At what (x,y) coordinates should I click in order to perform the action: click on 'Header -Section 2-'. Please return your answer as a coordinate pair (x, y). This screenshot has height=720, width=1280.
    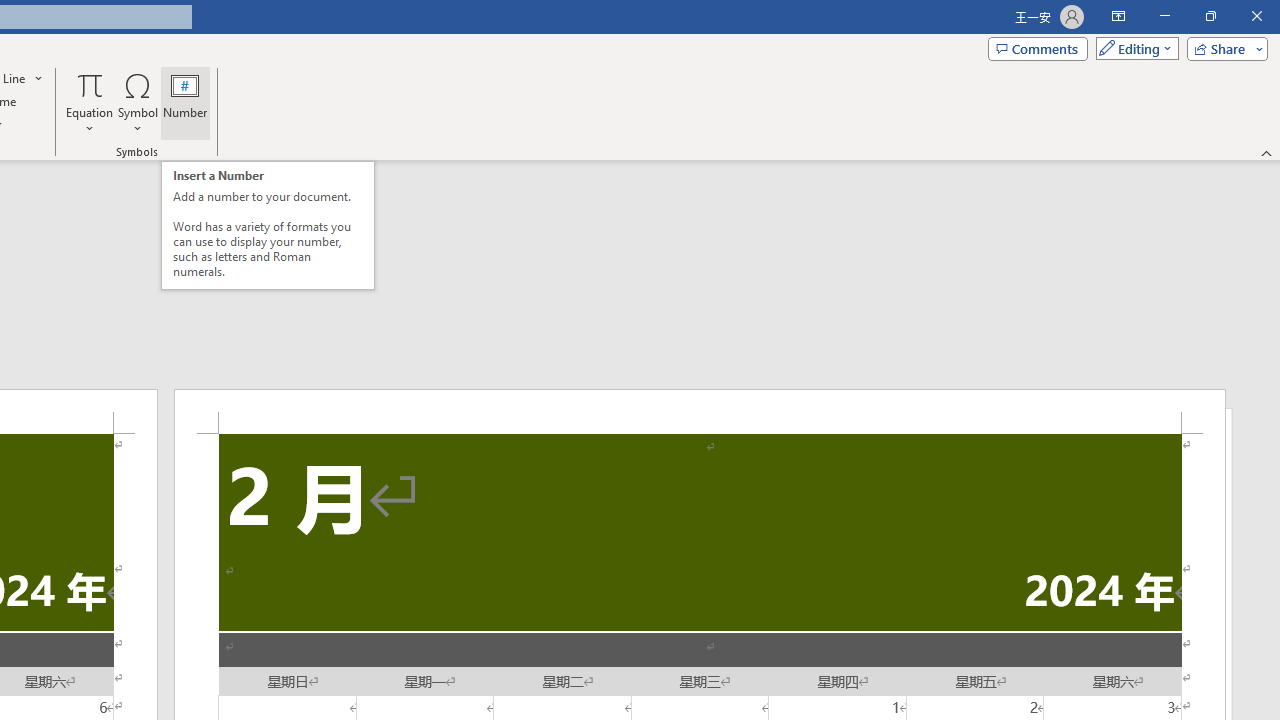
    Looking at the image, I should click on (700, 410).